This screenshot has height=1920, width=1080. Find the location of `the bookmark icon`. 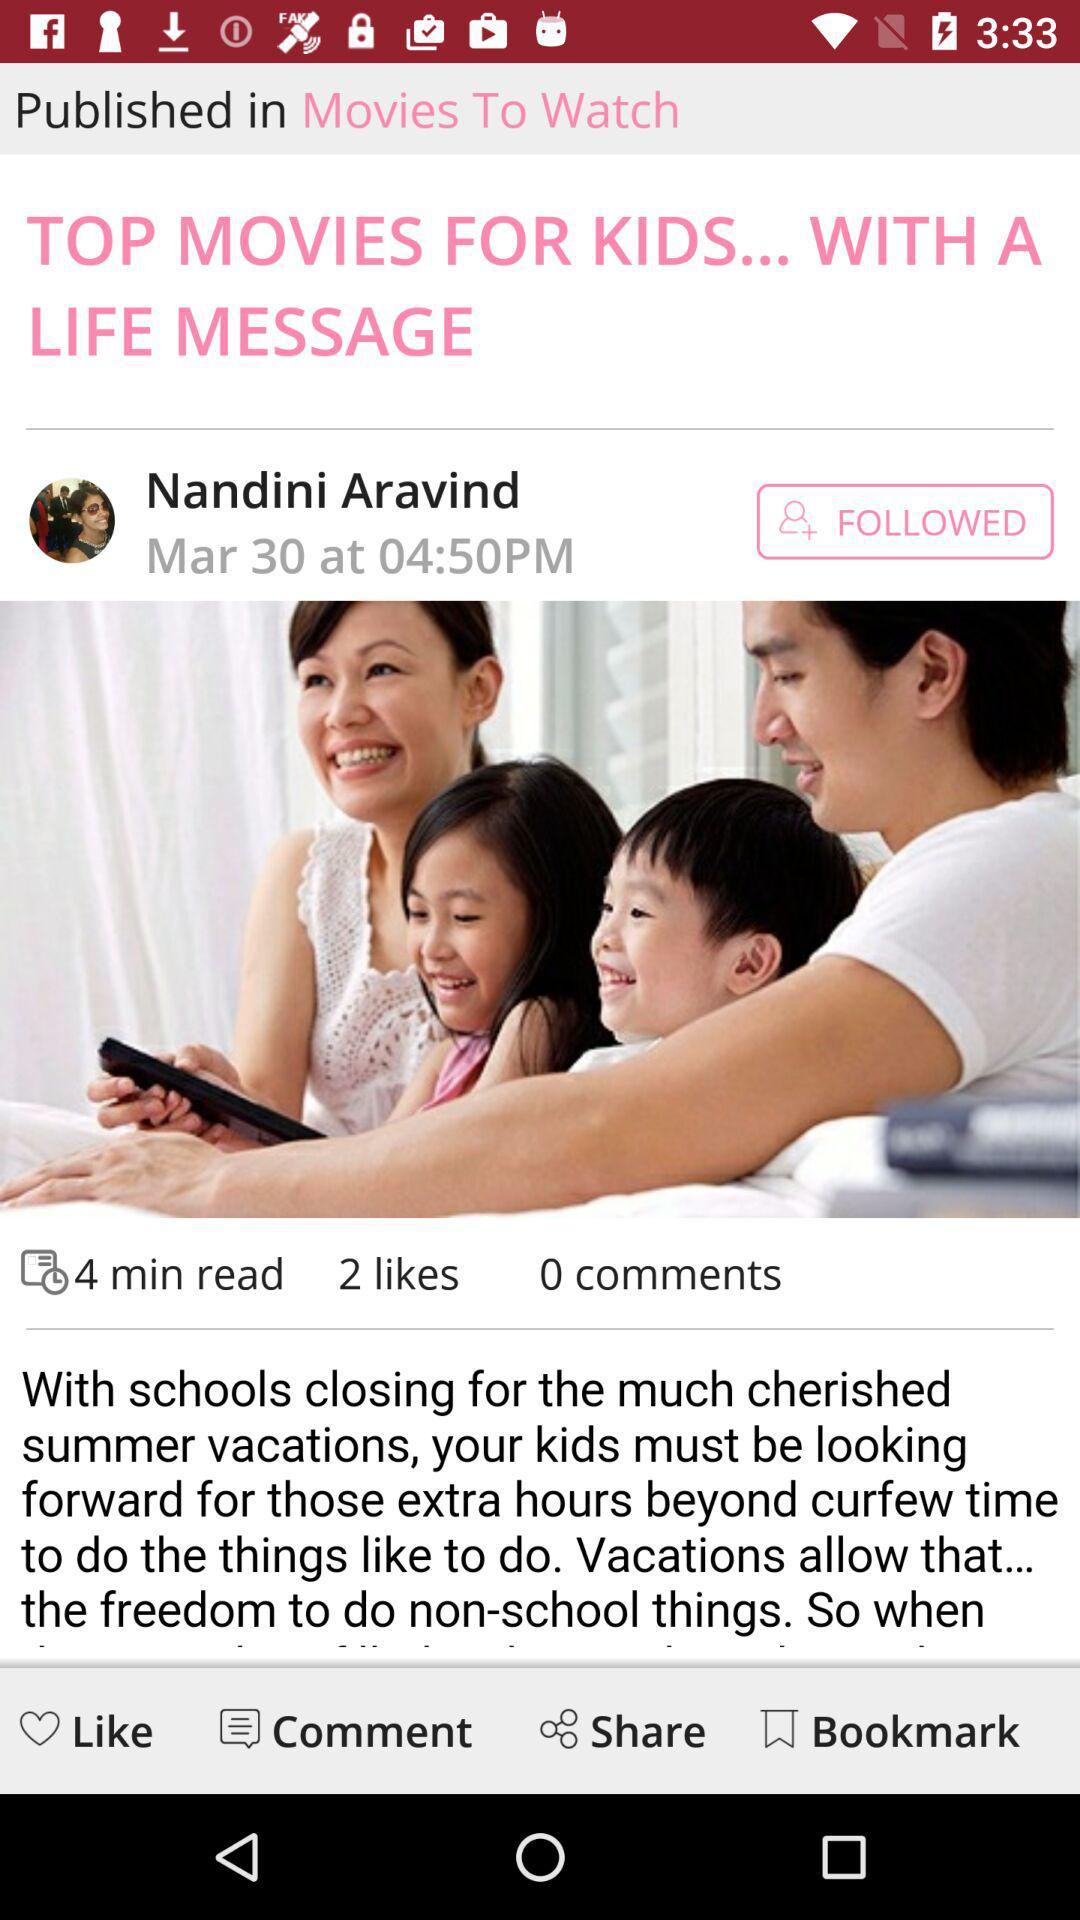

the bookmark icon is located at coordinates (778, 1727).